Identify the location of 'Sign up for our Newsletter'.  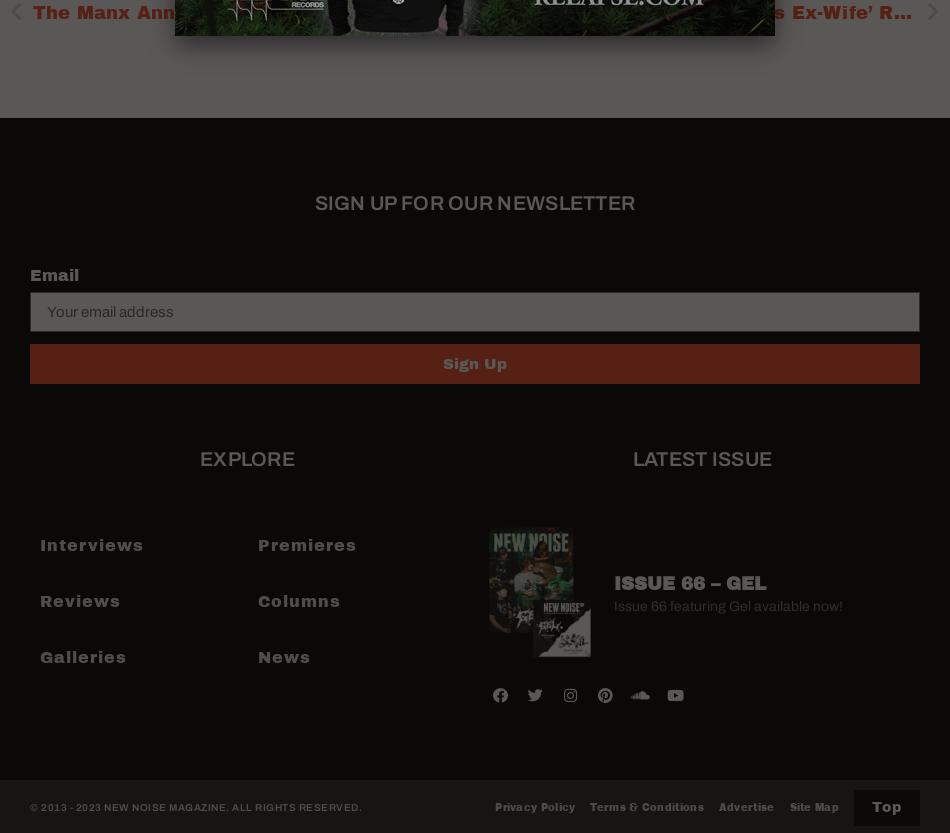
(473, 202).